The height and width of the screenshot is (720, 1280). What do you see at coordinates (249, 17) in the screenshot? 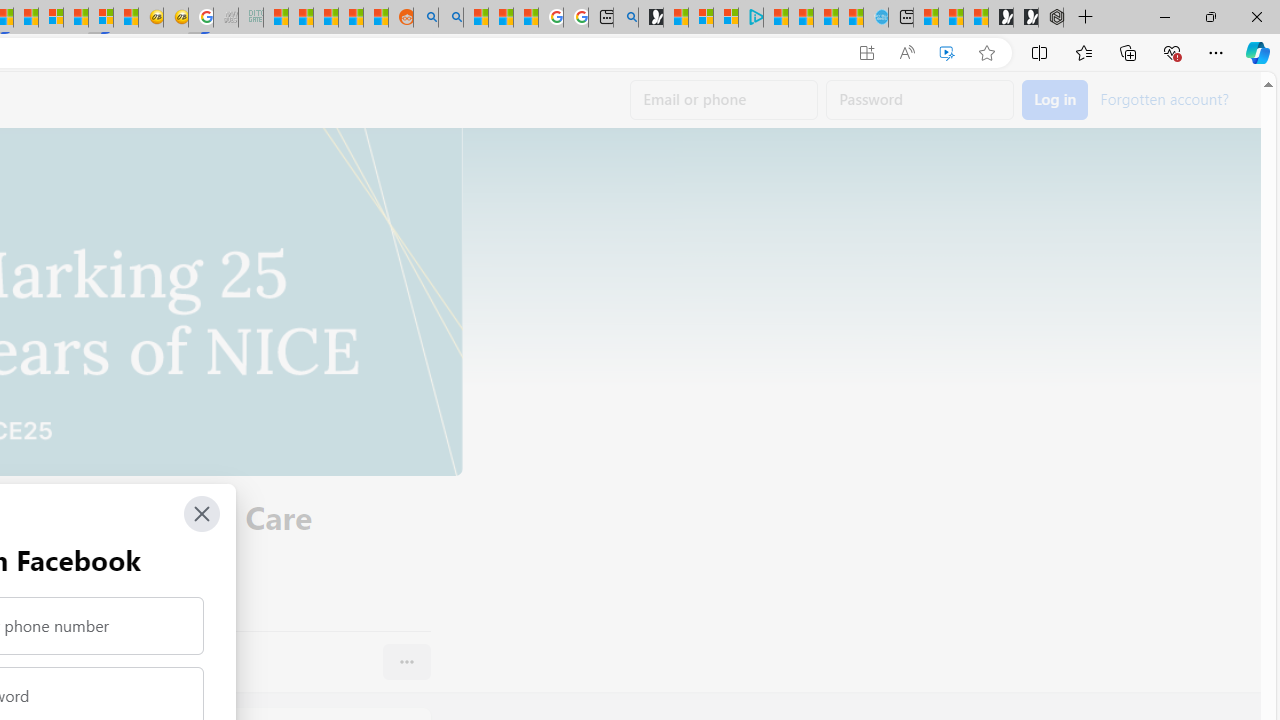
I see `'DITOGAMES AG Imprint - Sleeping'` at bounding box center [249, 17].